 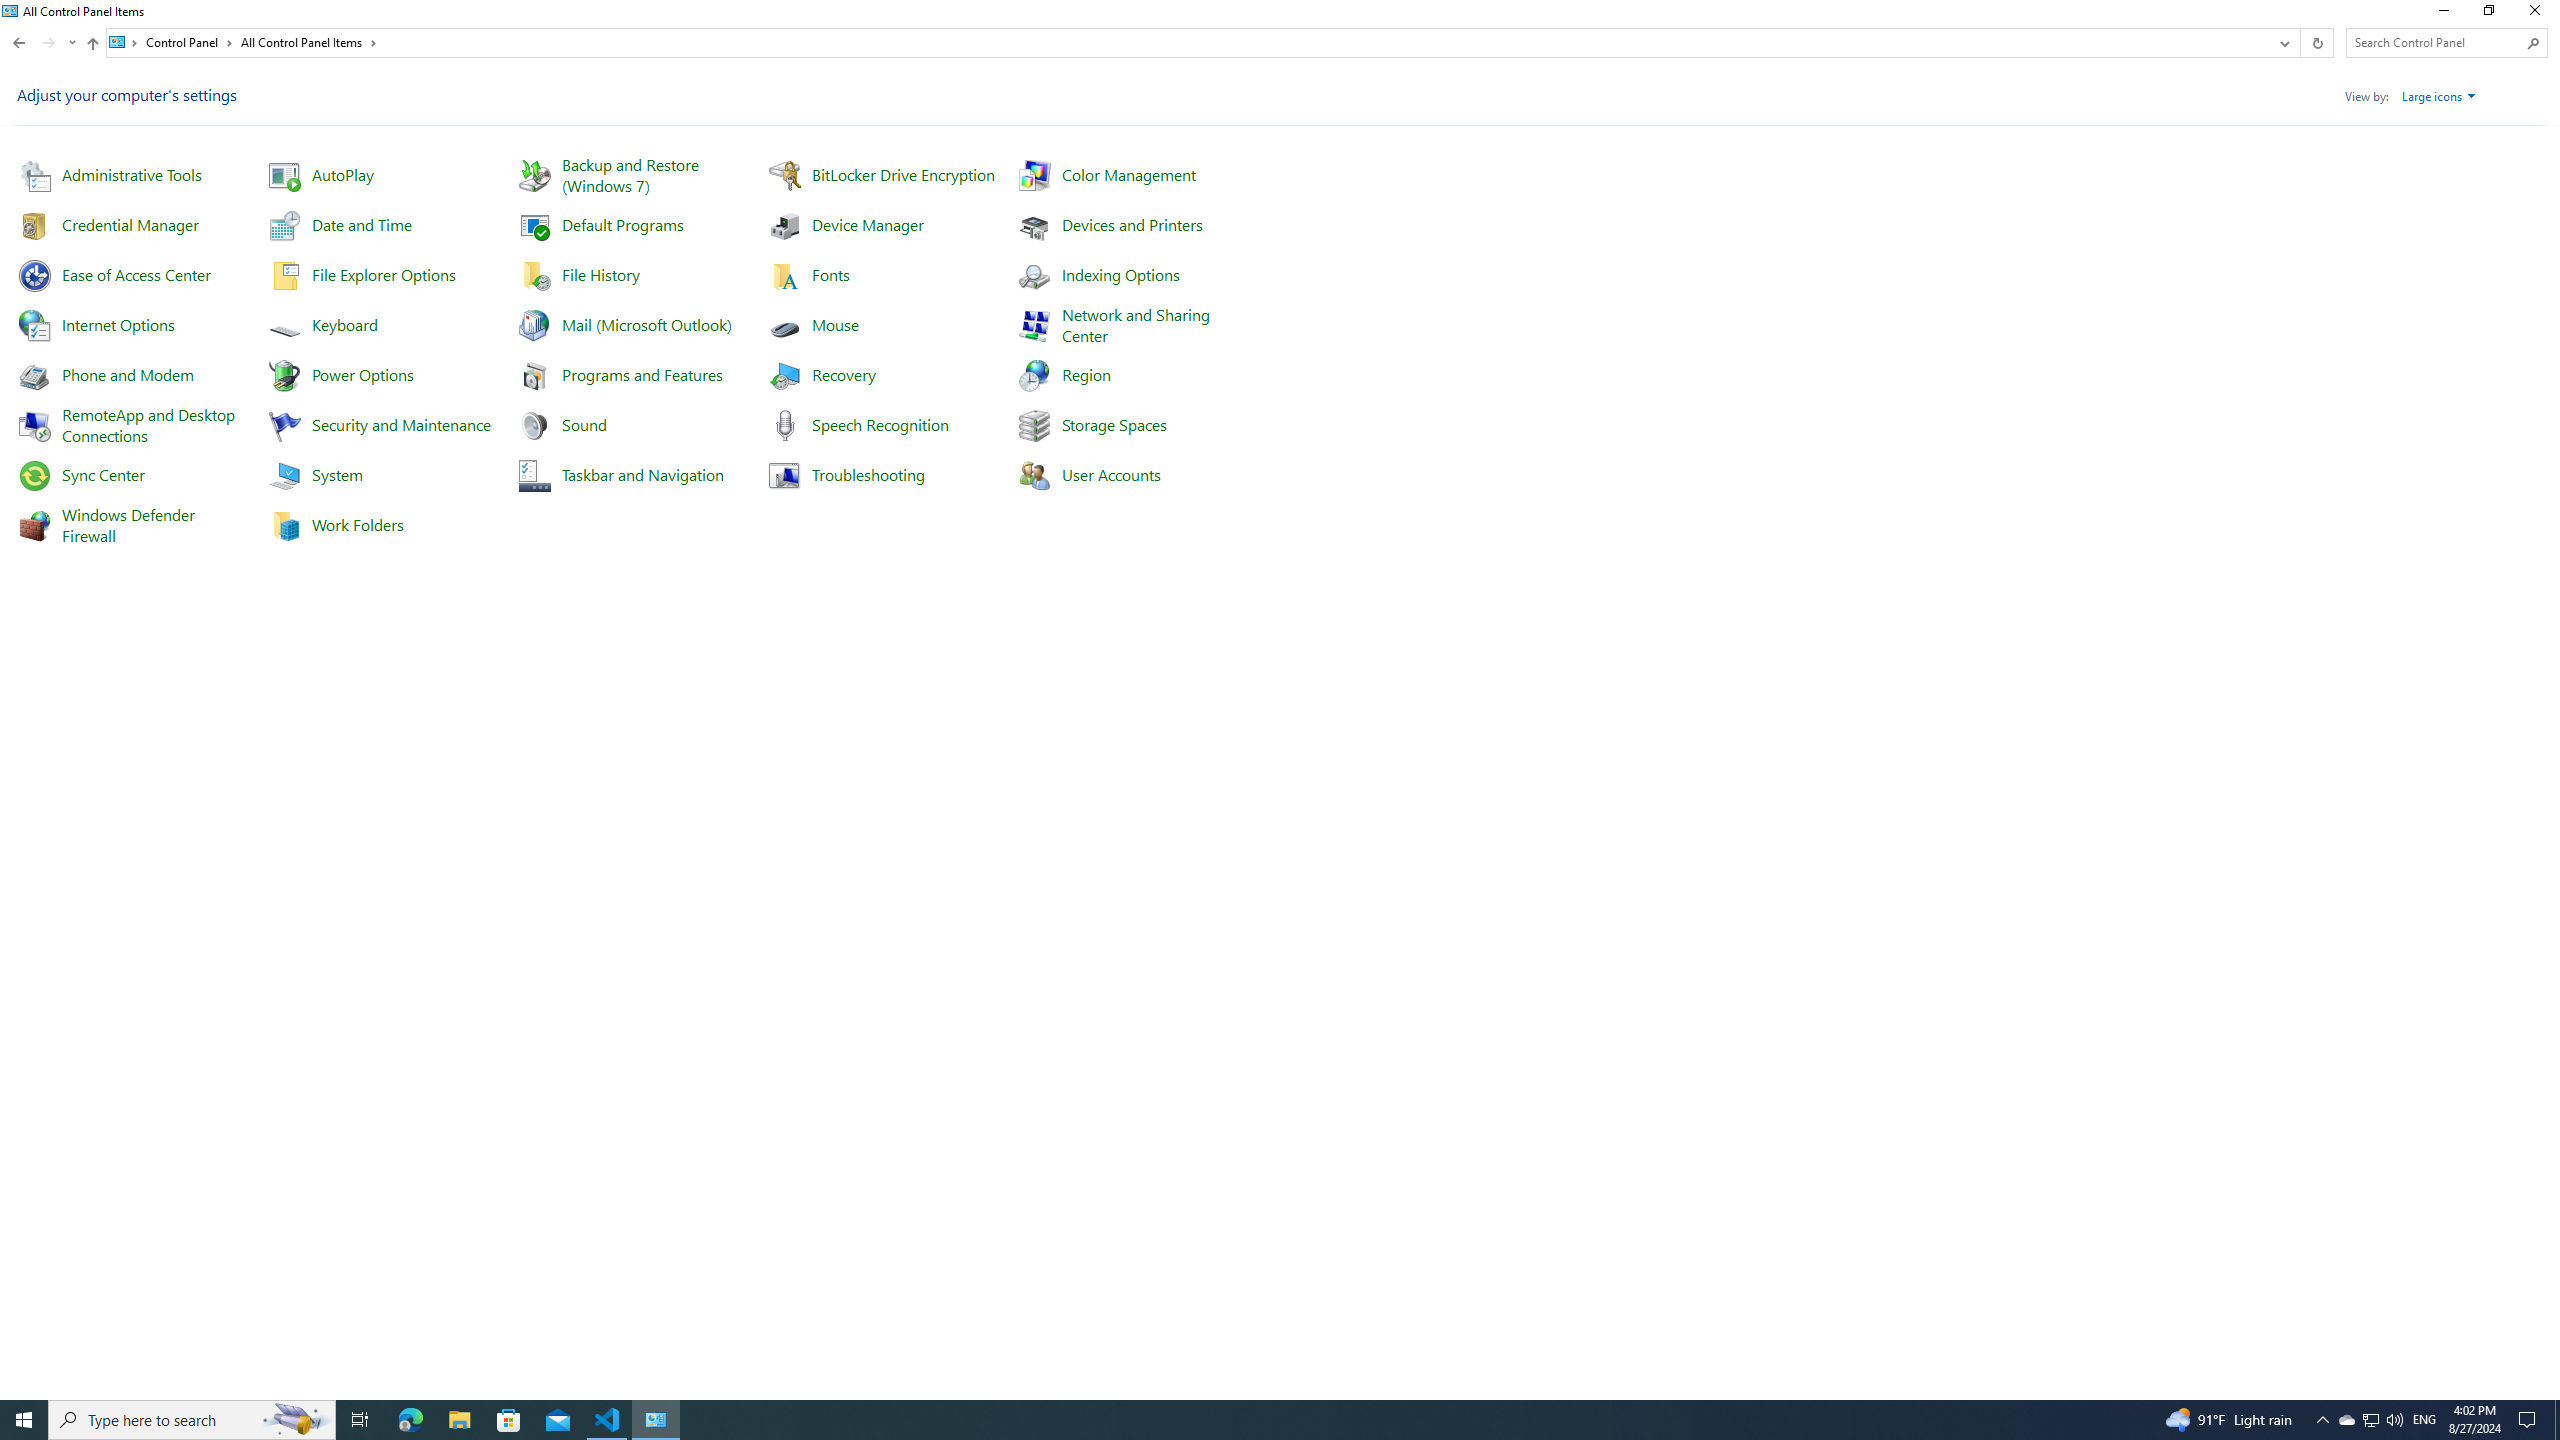 What do you see at coordinates (583, 424) in the screenshot?
I see `'Sound'` at bounding box center [583, 424].